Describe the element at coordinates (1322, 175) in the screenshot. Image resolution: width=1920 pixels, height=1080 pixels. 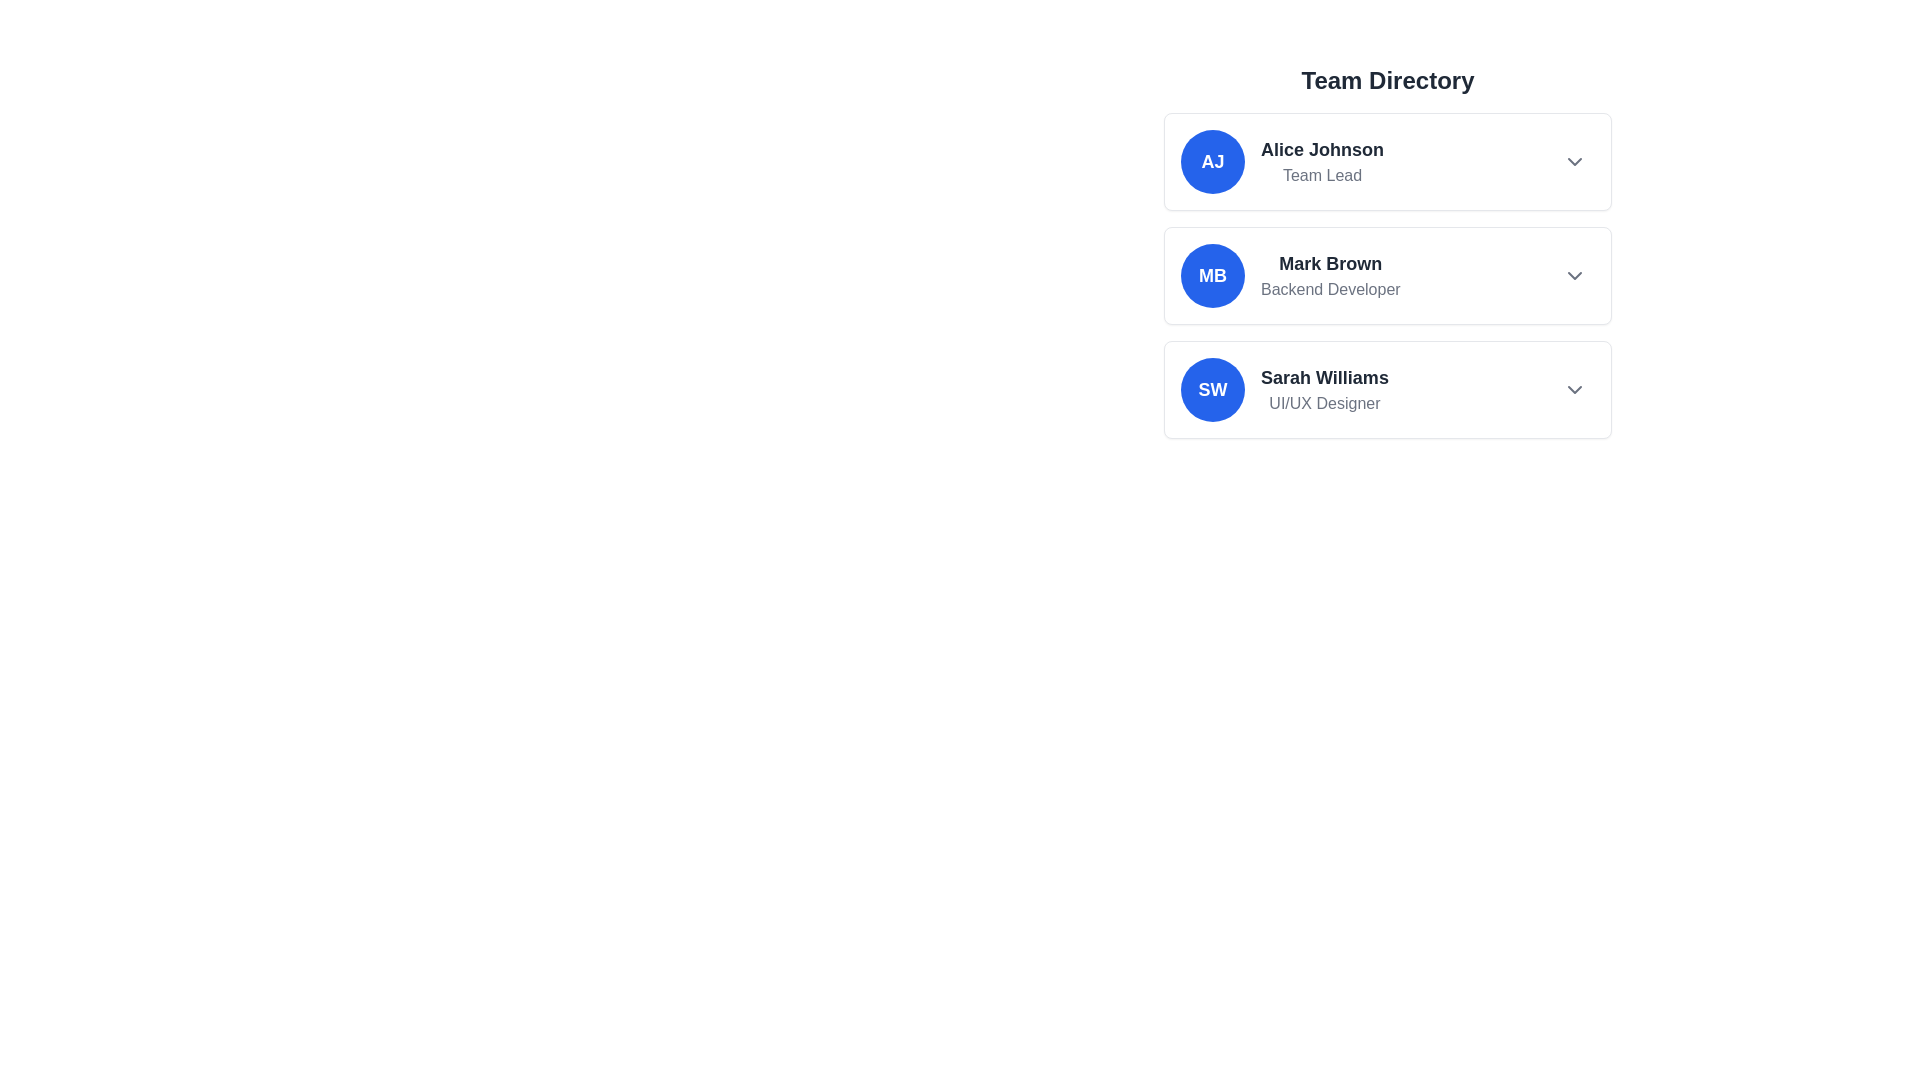
I see `the 'Team Lead' text label, which is styled in subdued gray and located below the bold text 'Alice Johnson' in the 'Team Directory' section` at that location.